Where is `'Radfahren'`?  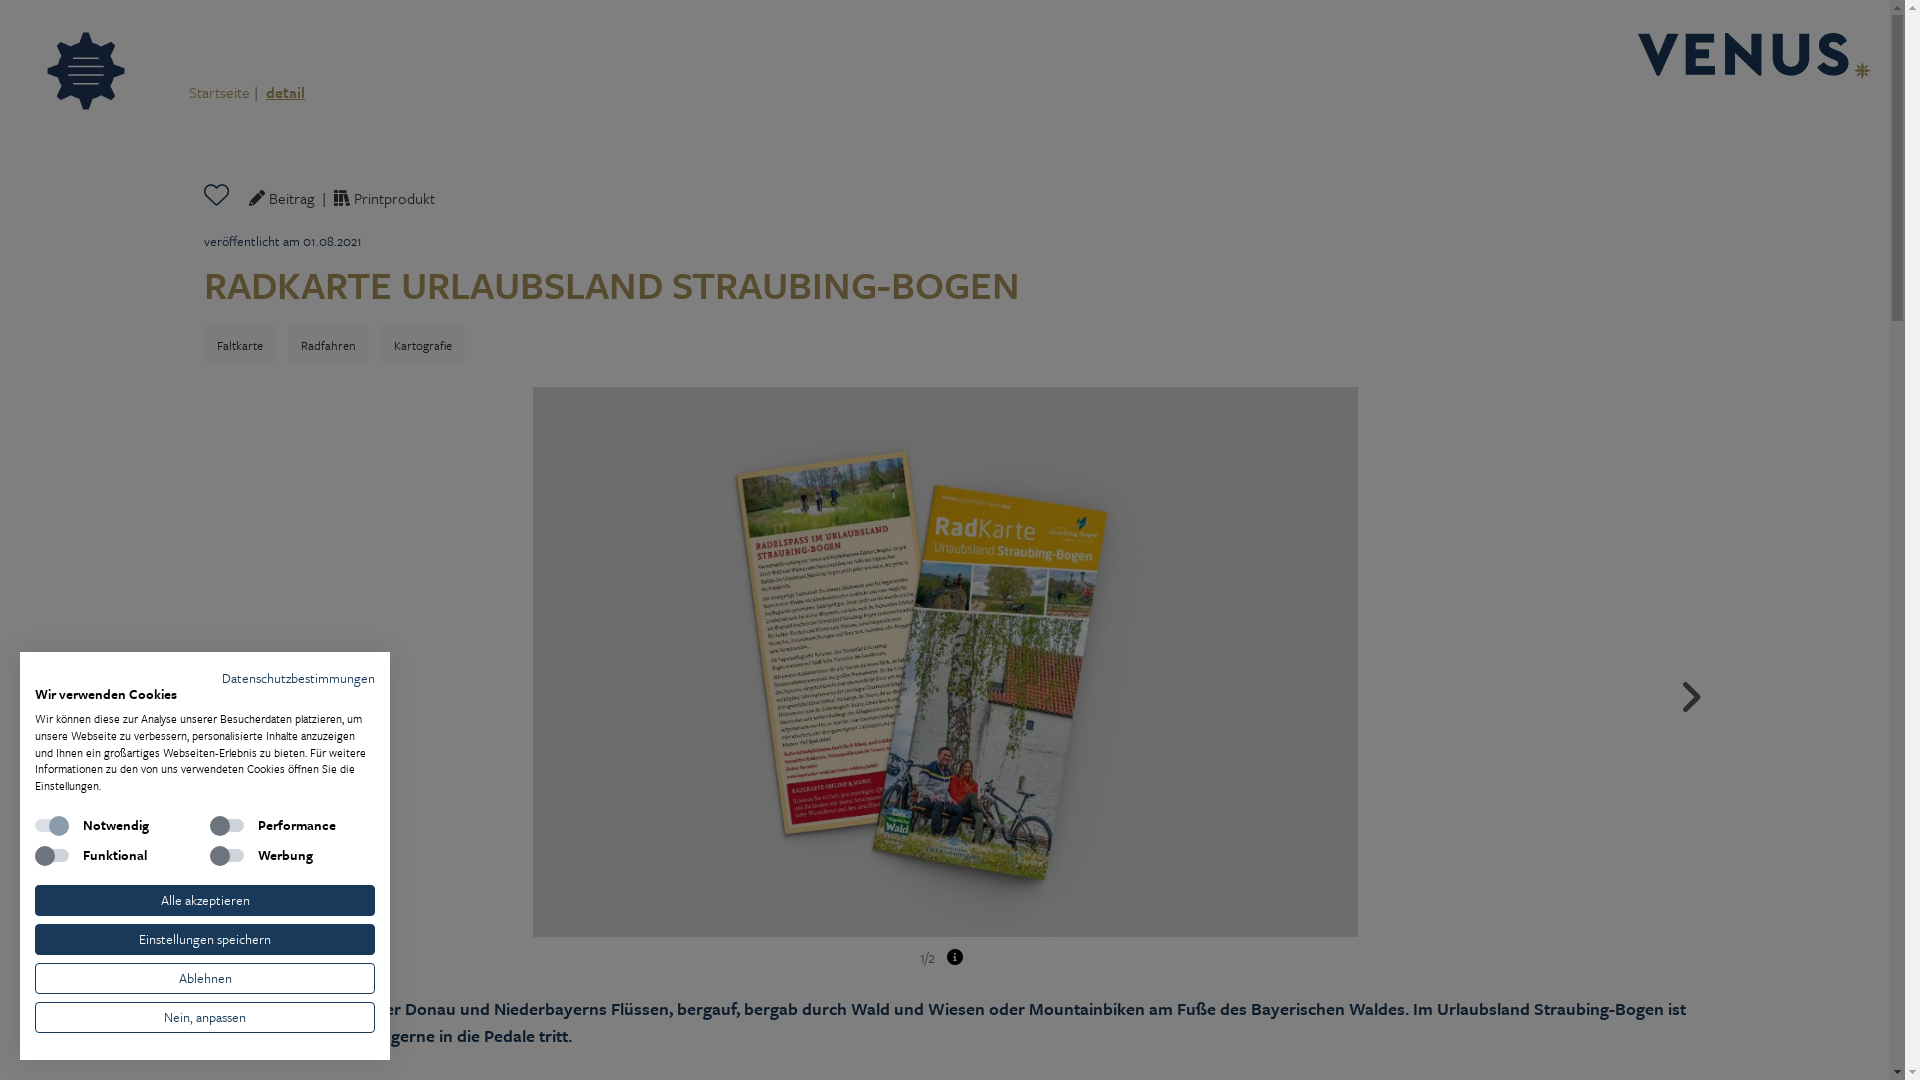
'Radfahren' is located at coordinates (328, 342).